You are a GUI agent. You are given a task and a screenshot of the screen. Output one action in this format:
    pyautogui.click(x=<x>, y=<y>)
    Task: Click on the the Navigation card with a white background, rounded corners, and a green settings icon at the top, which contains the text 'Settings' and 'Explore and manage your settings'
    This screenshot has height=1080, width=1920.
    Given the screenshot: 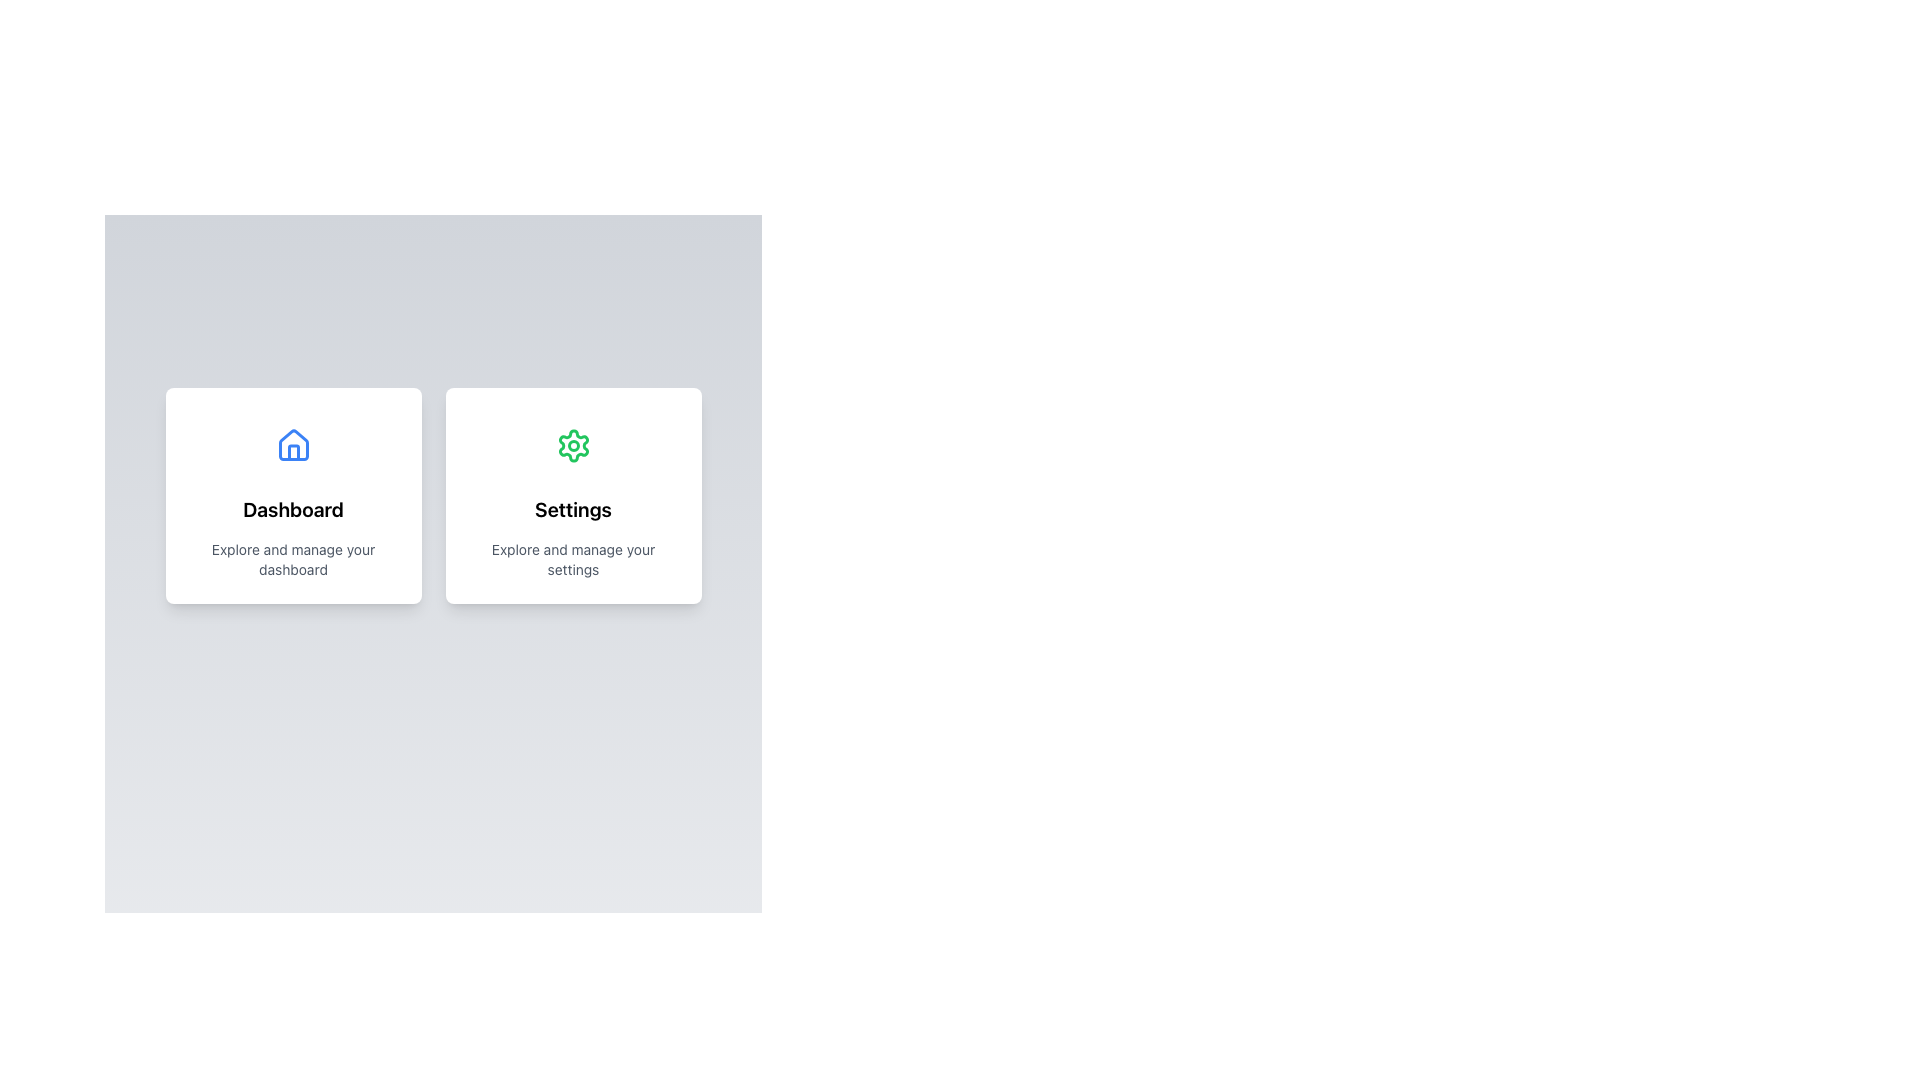 What is the action you would take?
    pyautogui.click(x=572, y=495)
    